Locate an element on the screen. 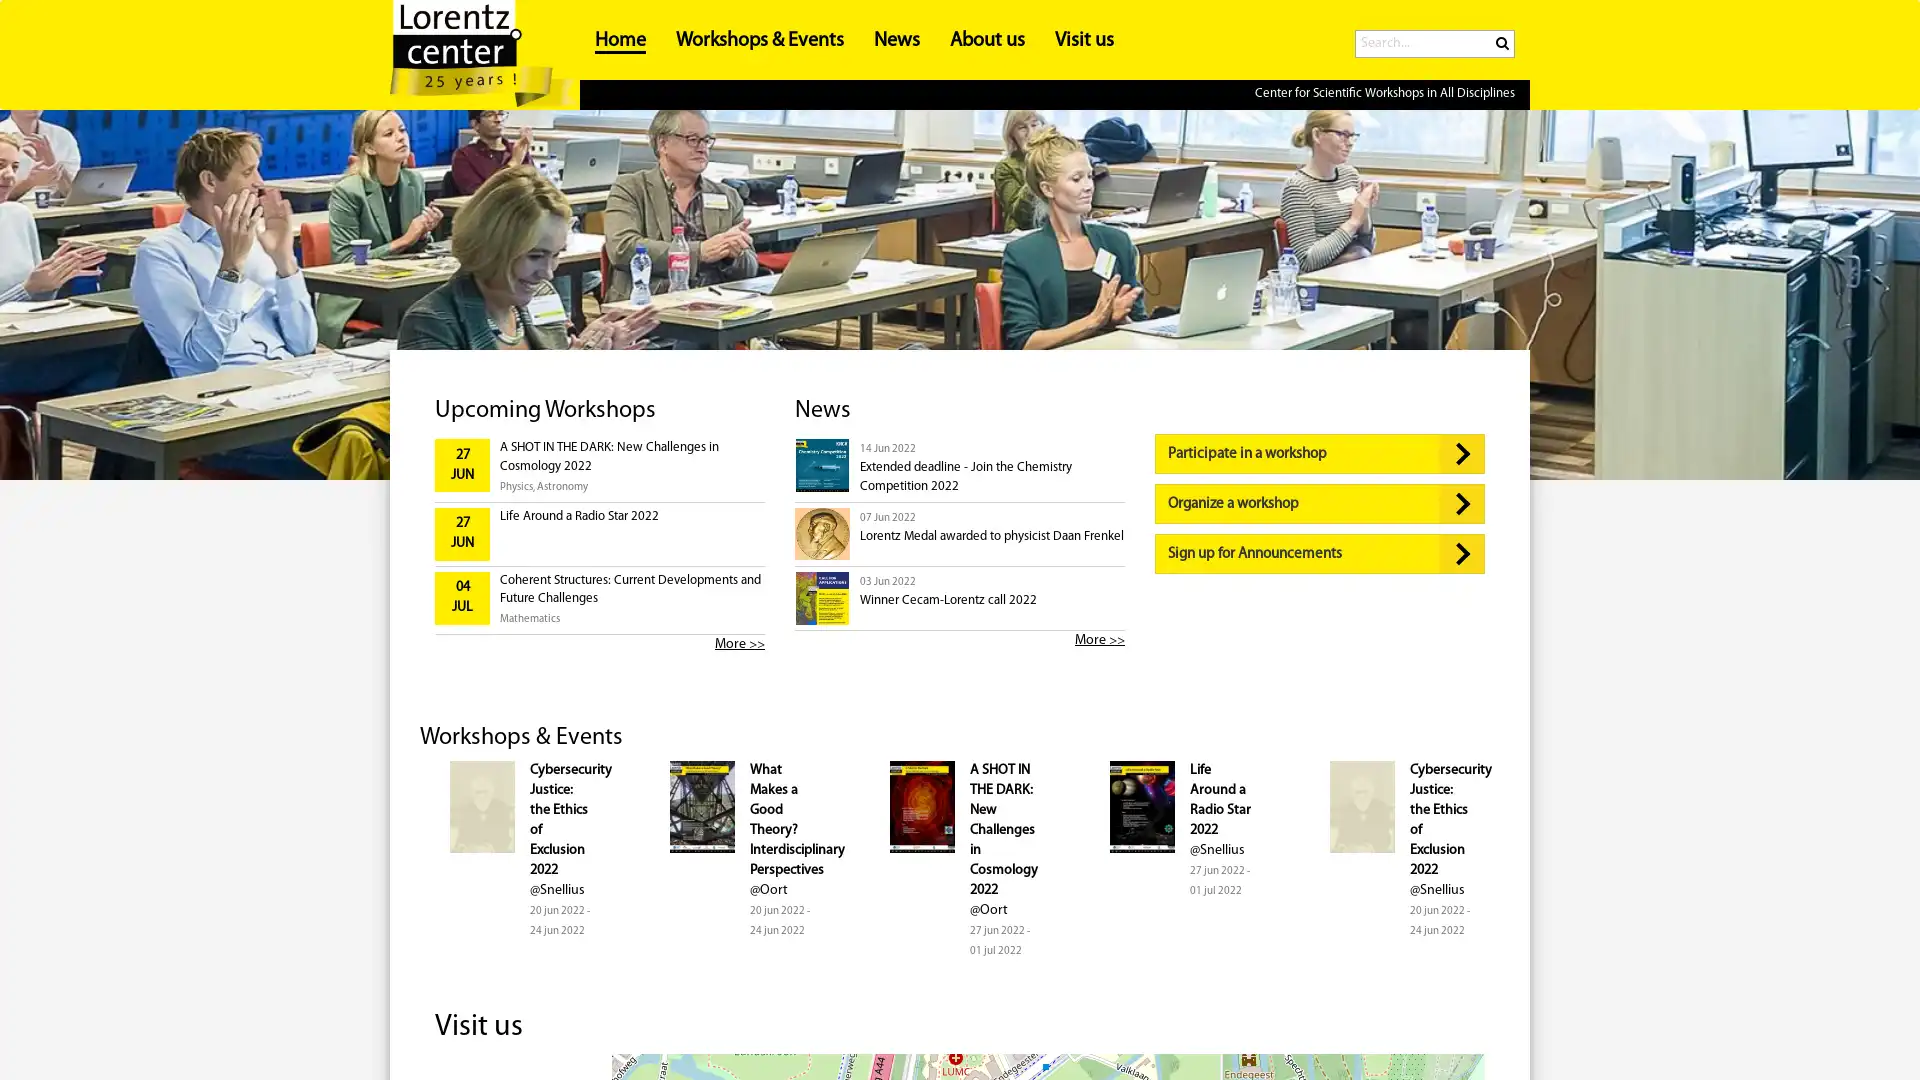  Participate in a workshop is located at coordinates (1320, 454).